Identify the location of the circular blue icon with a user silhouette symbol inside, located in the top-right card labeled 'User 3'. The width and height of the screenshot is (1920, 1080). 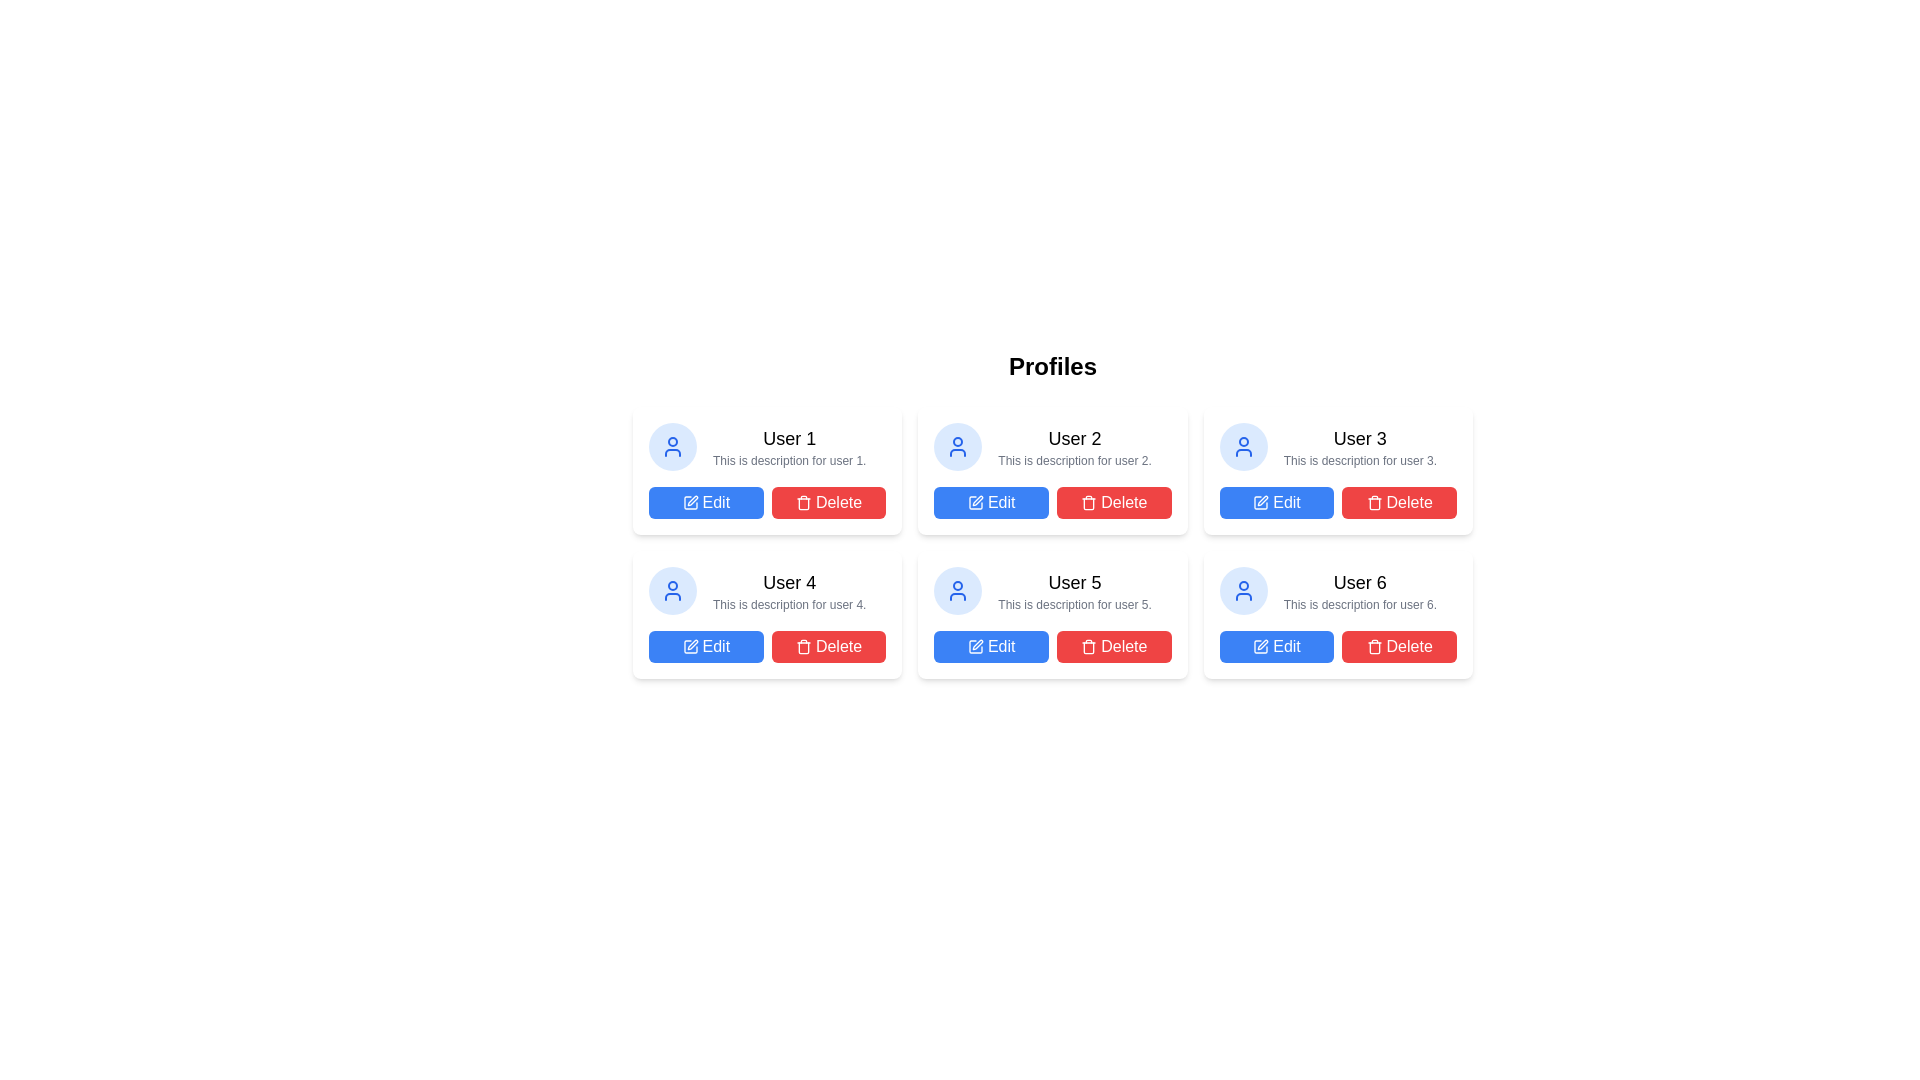
(1242, 446).